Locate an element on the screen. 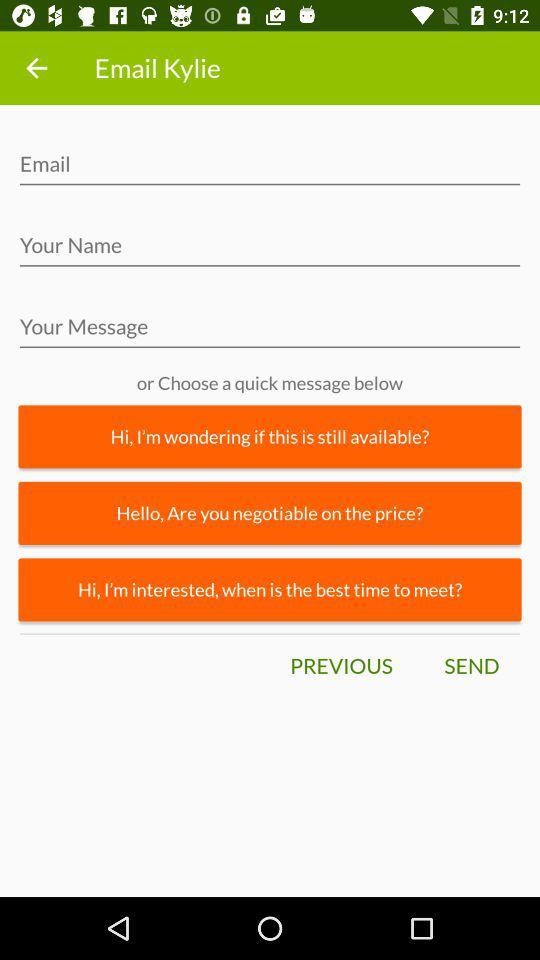 Image resolution: width=540 pixels, height=960 pixels. the item next to previous icon is located at coordinates (471, 666).